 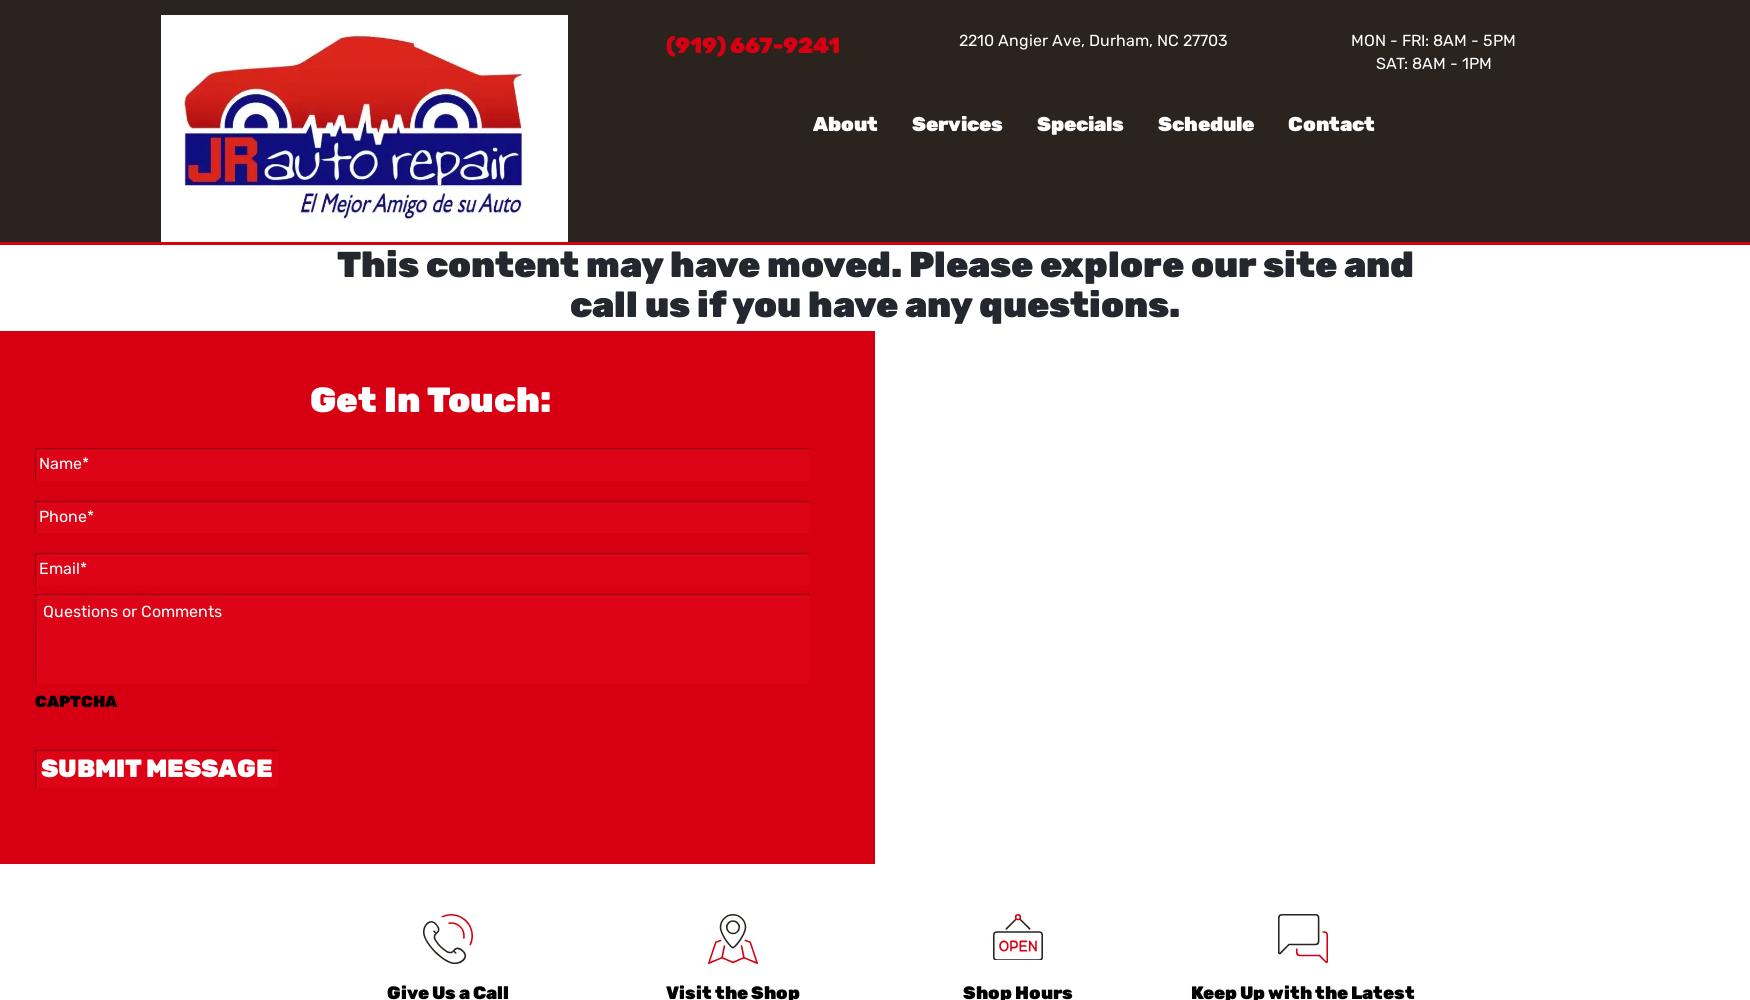 I want to click on 'MON - FRI: 8AM - 5PM', so click(x=1432, y=40).